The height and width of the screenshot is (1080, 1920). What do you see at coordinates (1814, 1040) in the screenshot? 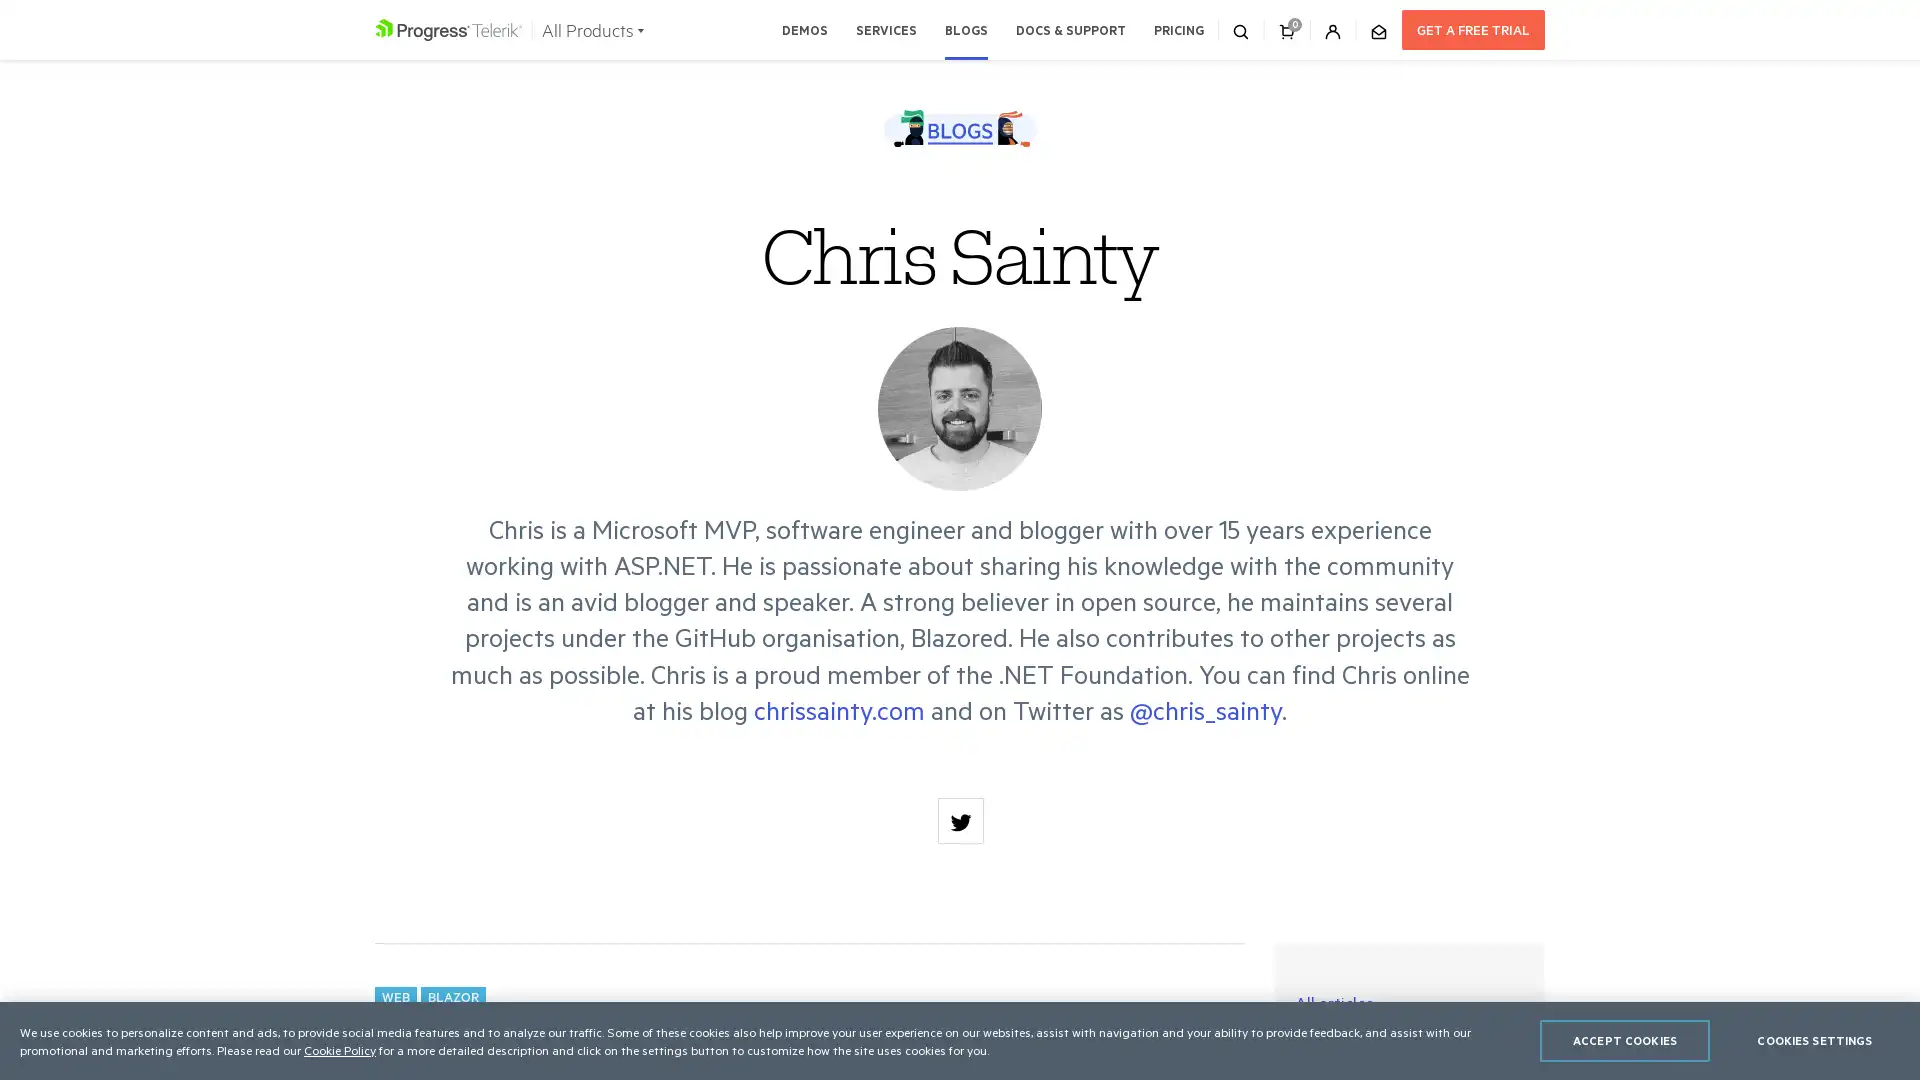
I see `COOKIES SETTINGS` at bounding box center [1814, 1040].